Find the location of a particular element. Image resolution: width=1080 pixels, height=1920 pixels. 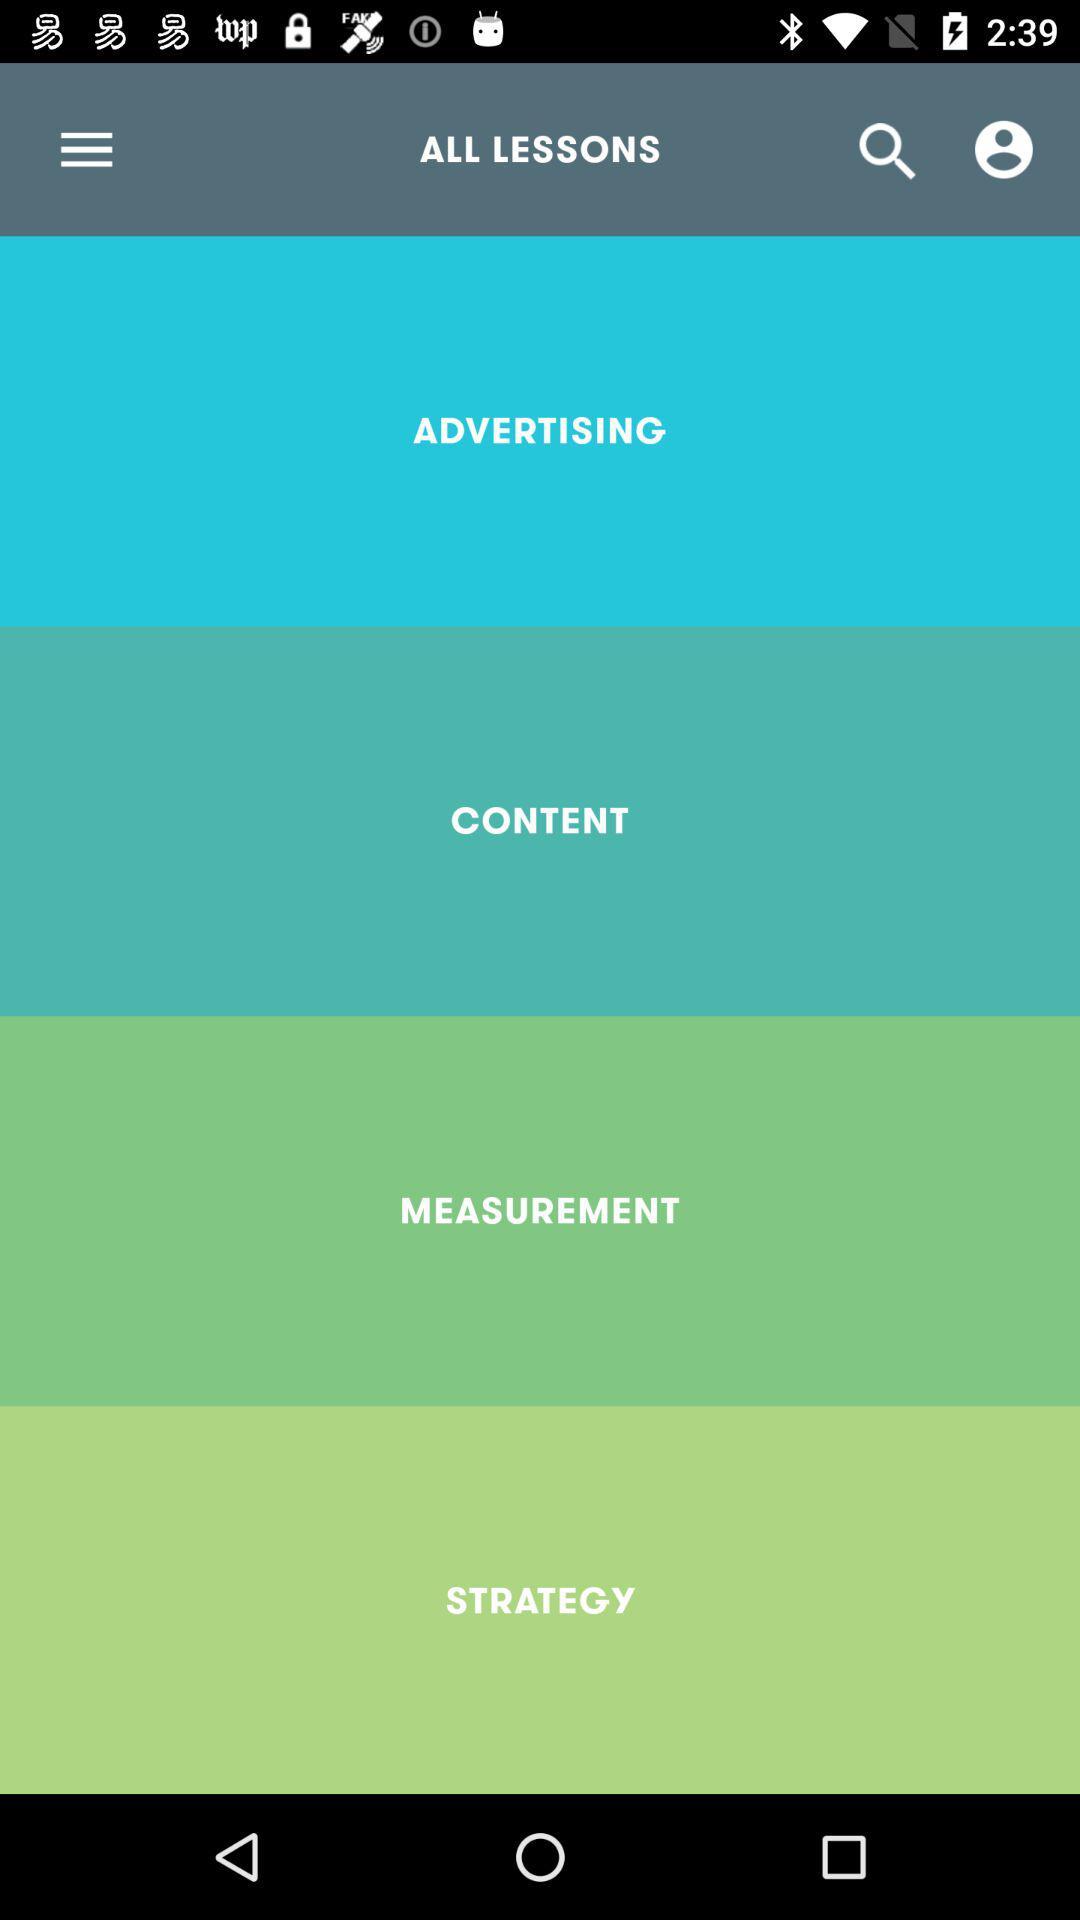

the item next to the all lessons item is located at coordinates (1003, 148).